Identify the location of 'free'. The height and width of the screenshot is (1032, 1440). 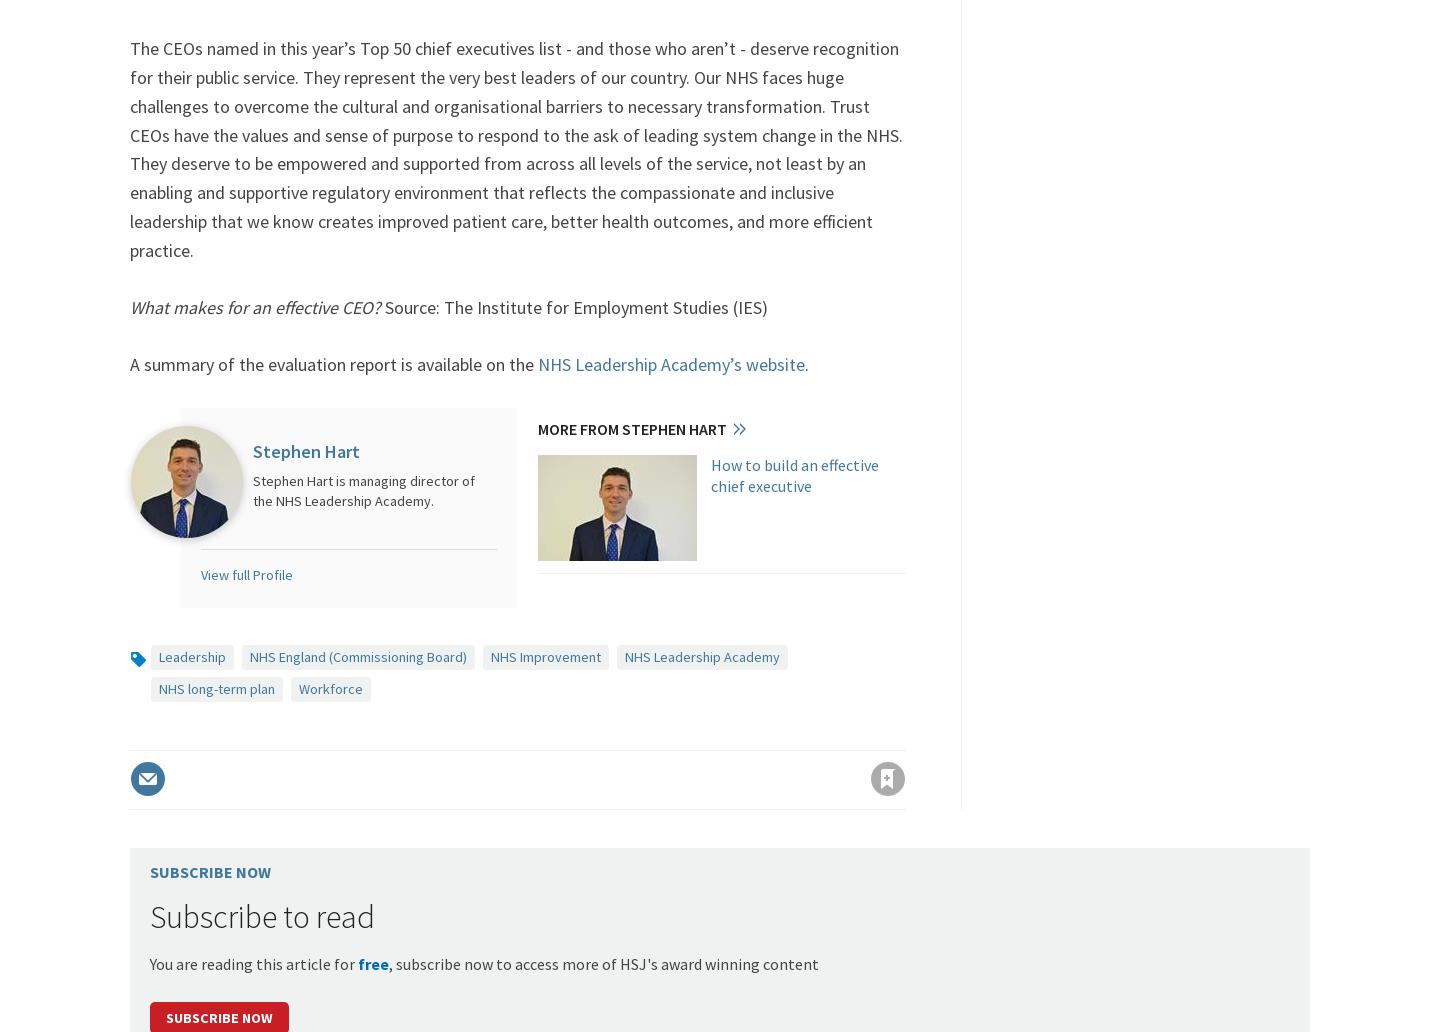
(357, 962).